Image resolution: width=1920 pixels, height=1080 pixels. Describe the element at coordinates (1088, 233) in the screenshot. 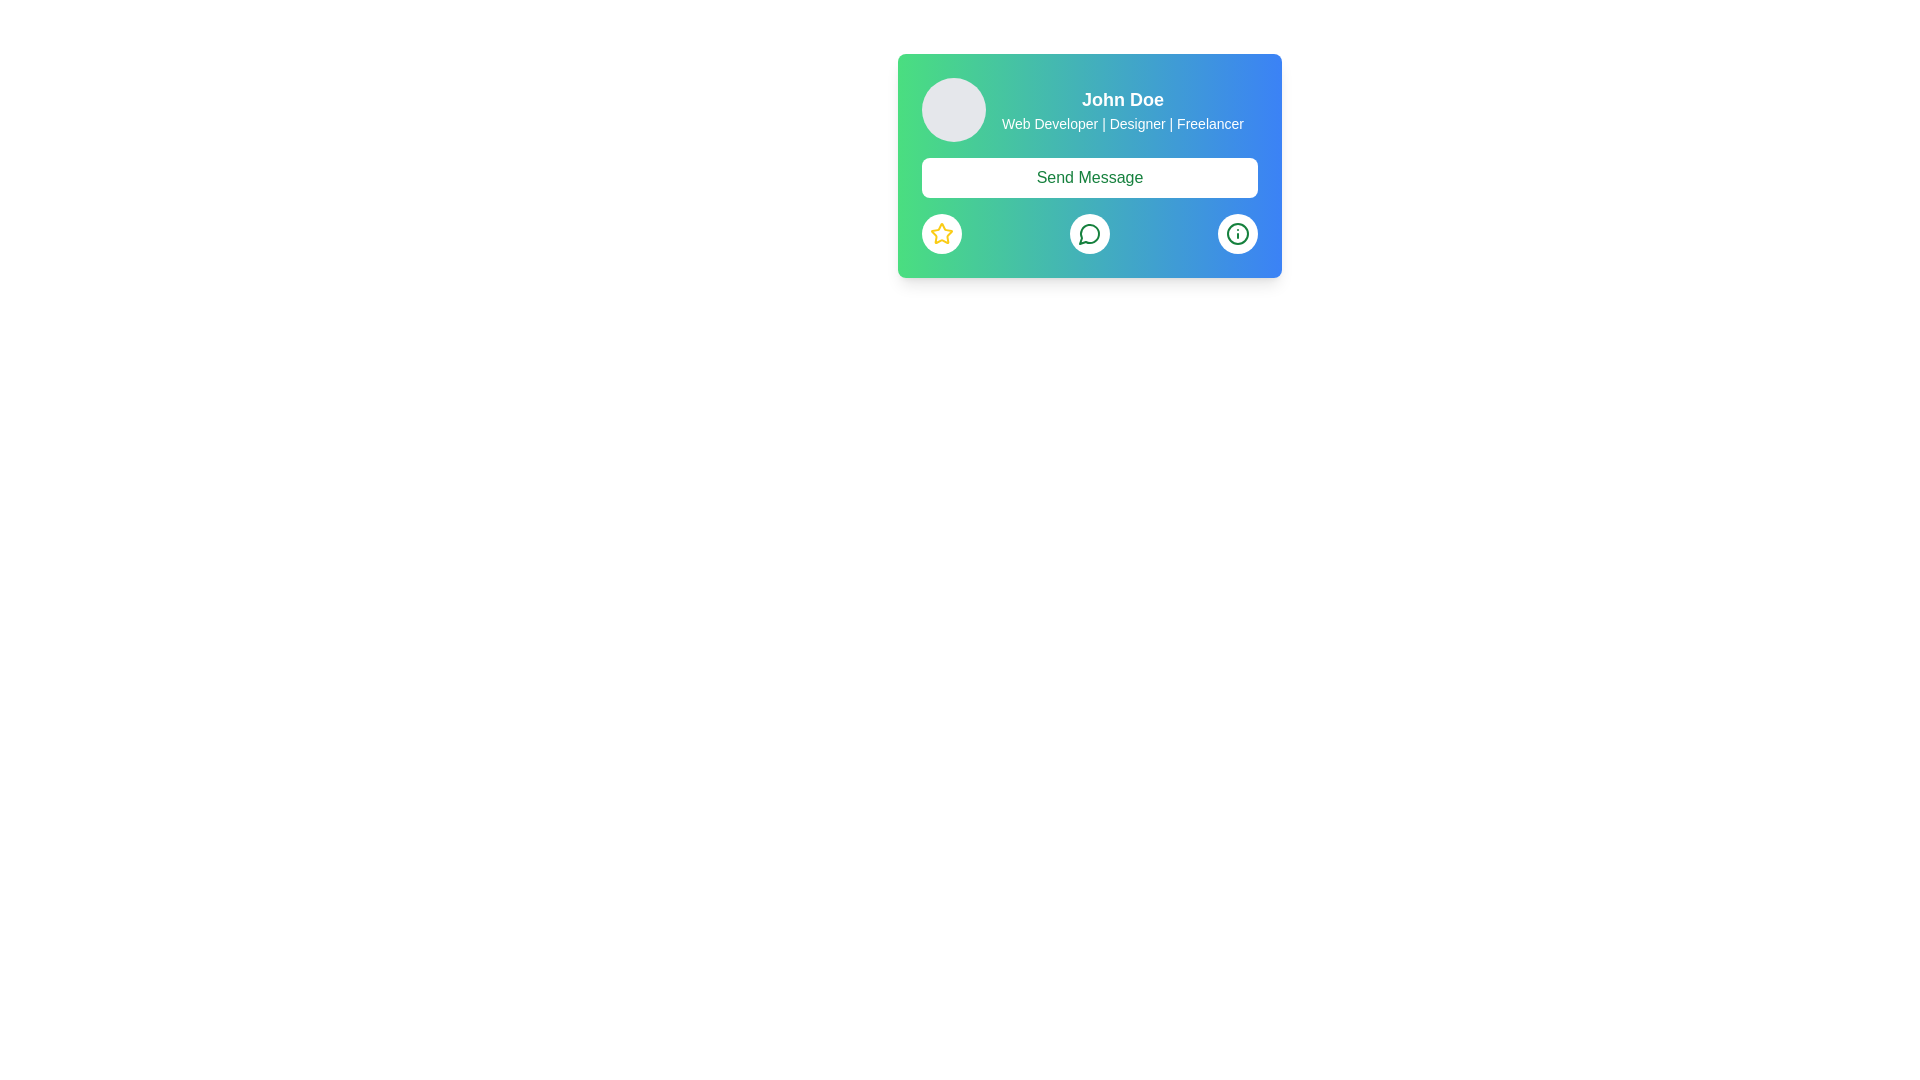

I see `the circular button with a green chat bubble icon, which is the middle one among three horizontally arranged buttons below the 'Send Message' button` at that location.